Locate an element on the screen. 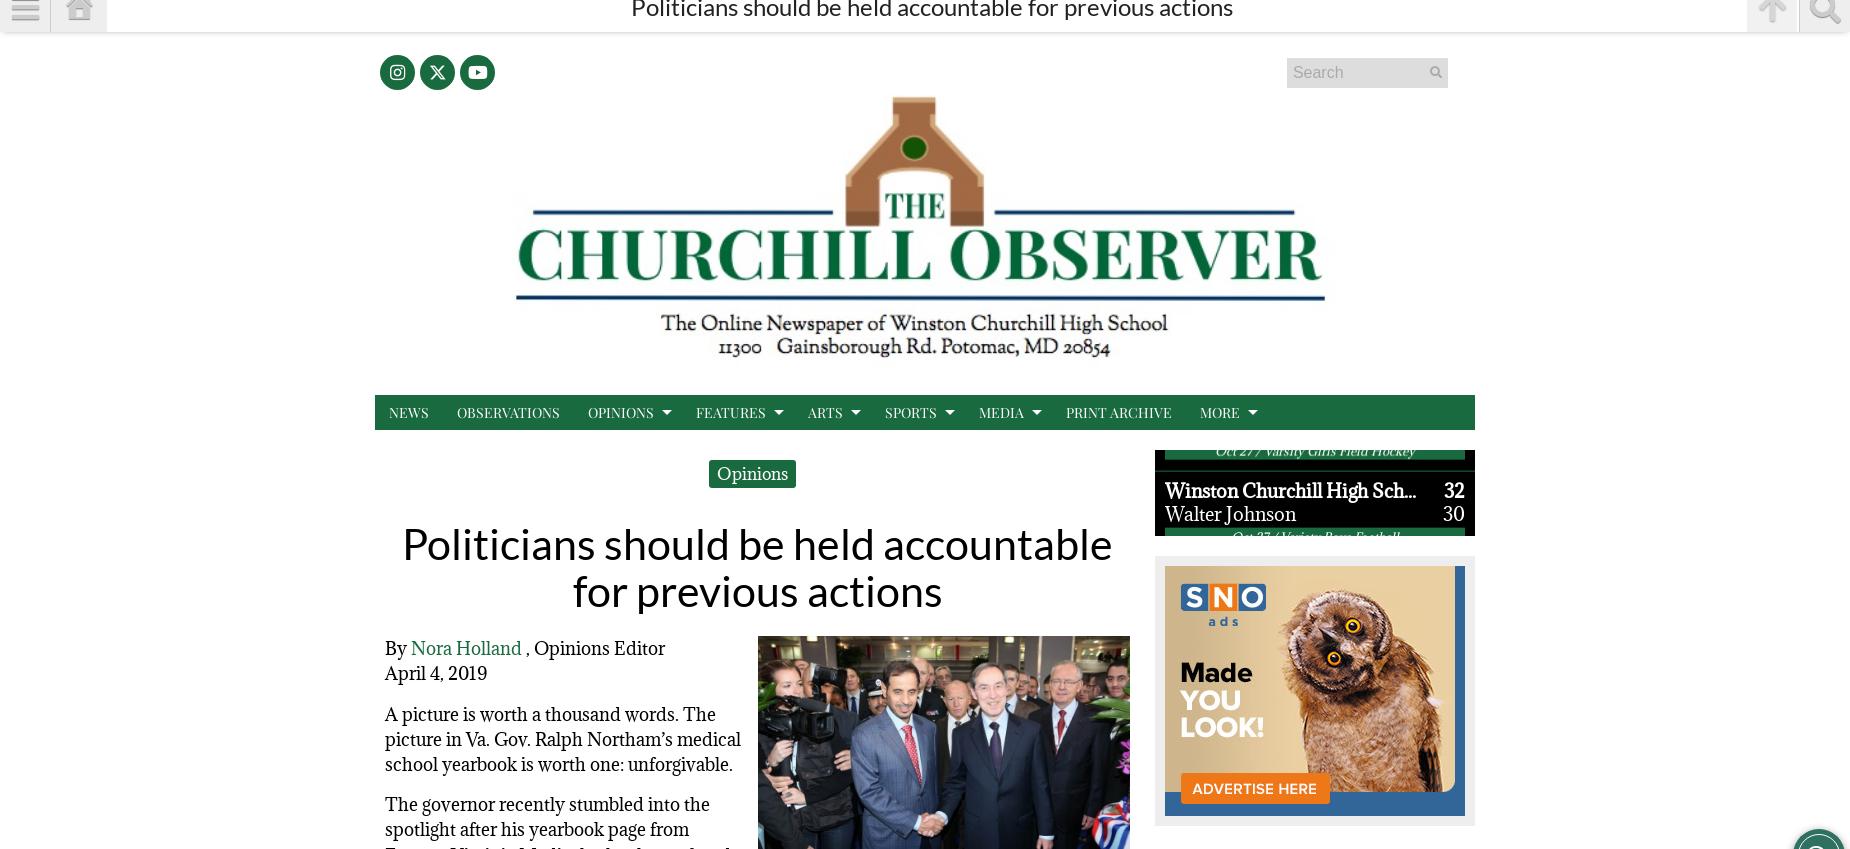 This screenshot has width=1850, height=849. 'Nora Holland' is located at coordinates (468, 648).